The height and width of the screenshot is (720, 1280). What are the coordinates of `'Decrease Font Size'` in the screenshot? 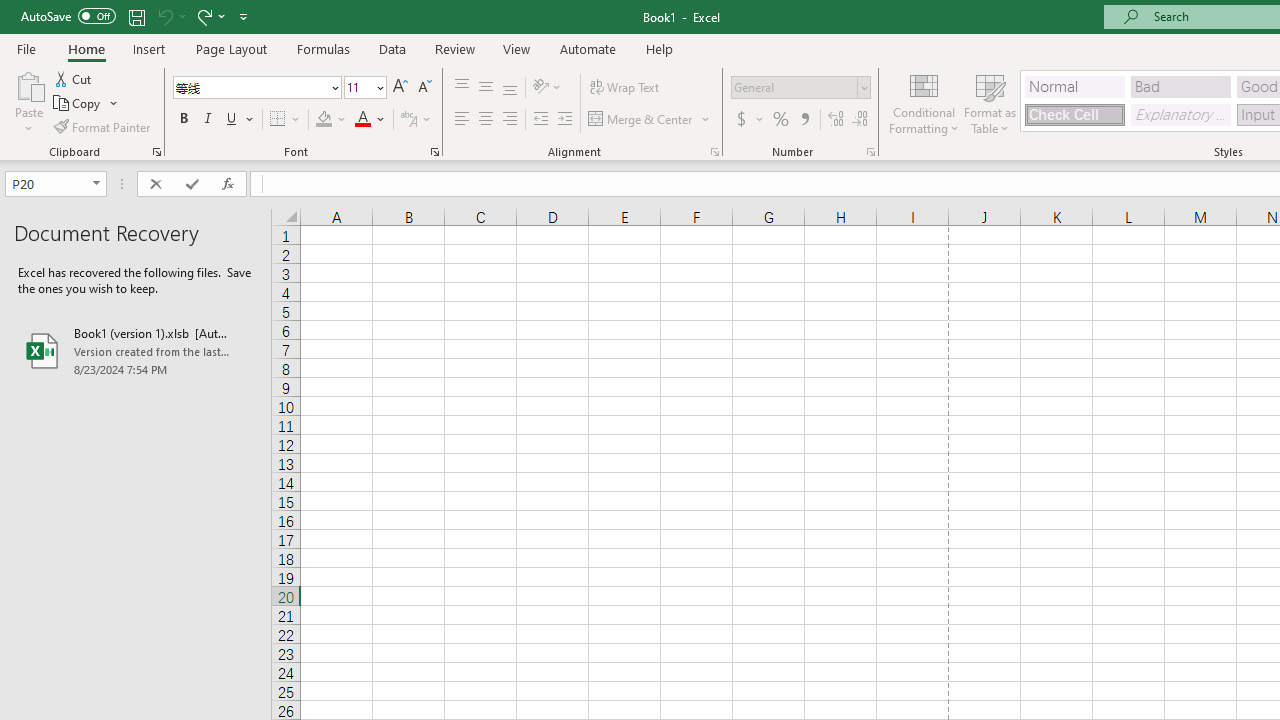 It's located at (423, 86).